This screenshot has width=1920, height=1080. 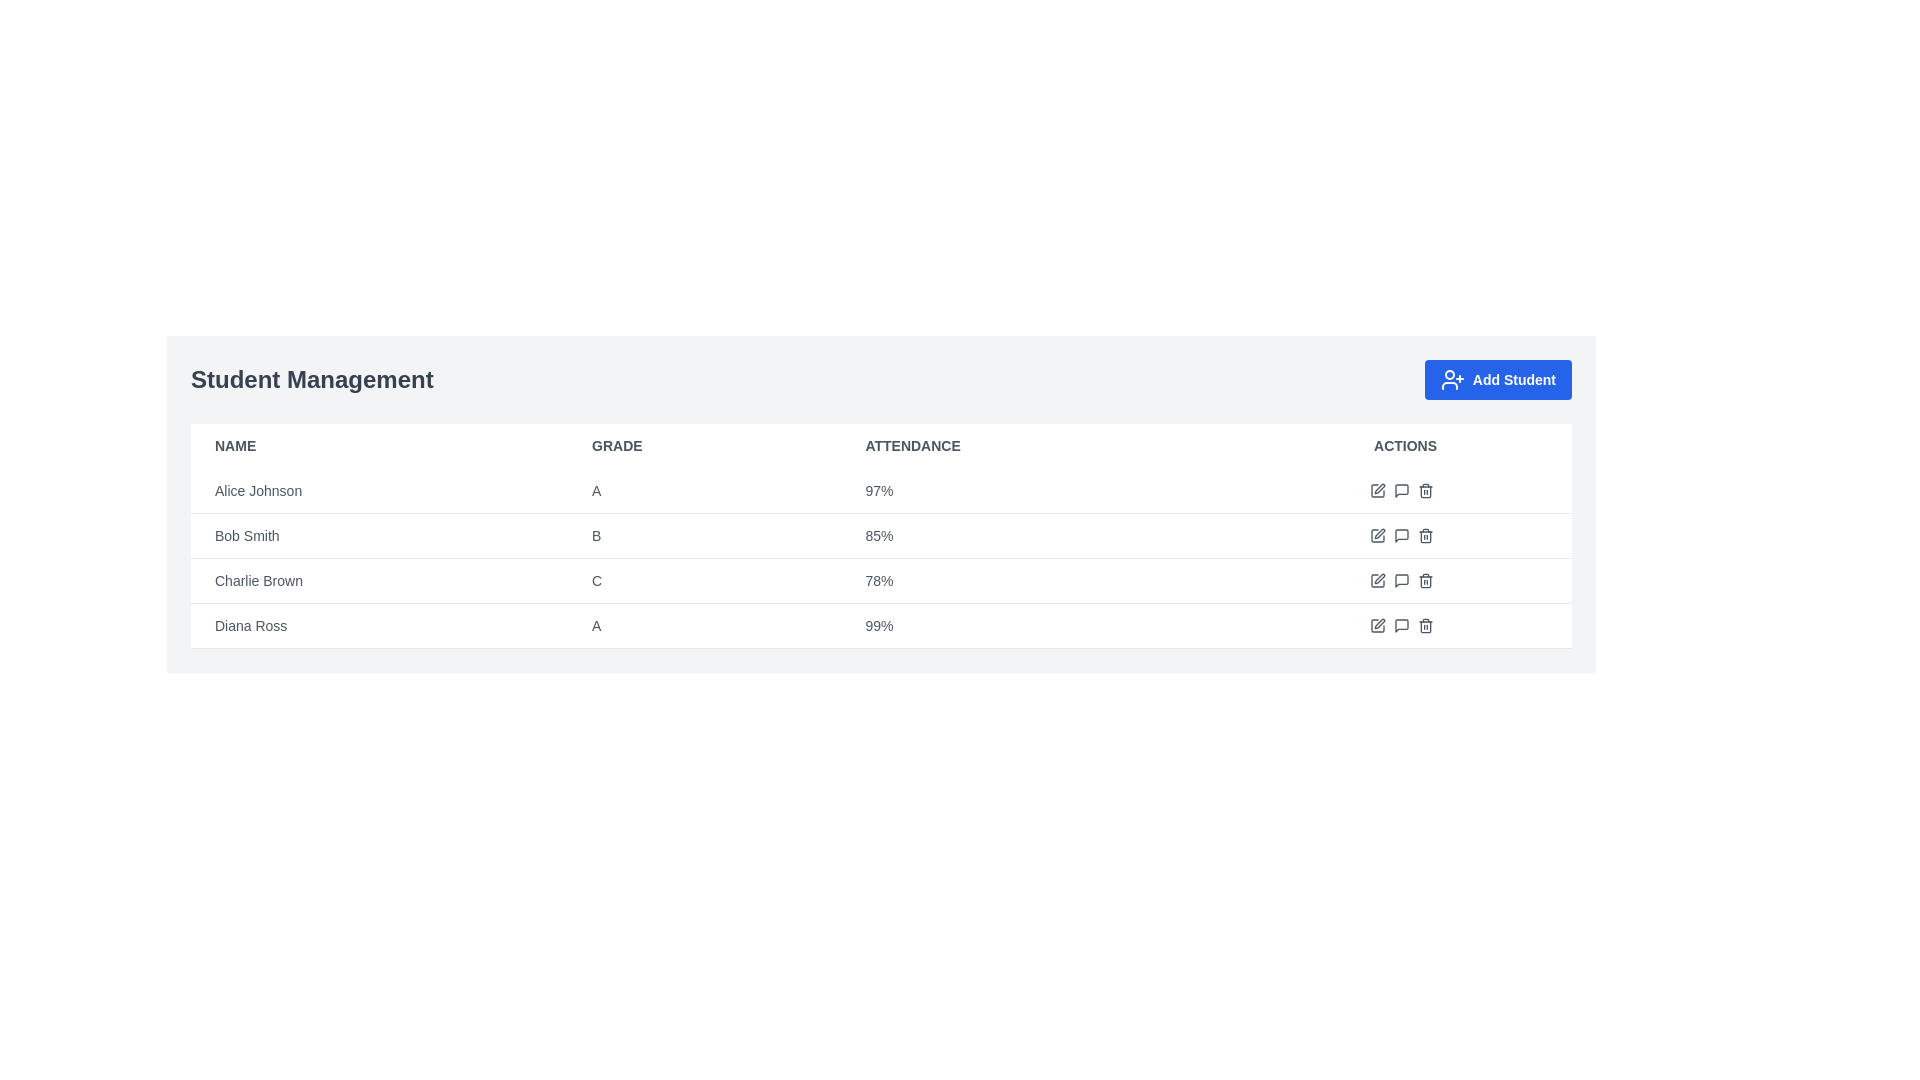 I want to click on the editing icon in the fourth row under the 'Actions' column of the table for 'Diana Ross' to initiate the edit action, so click(x=1376, y=581).